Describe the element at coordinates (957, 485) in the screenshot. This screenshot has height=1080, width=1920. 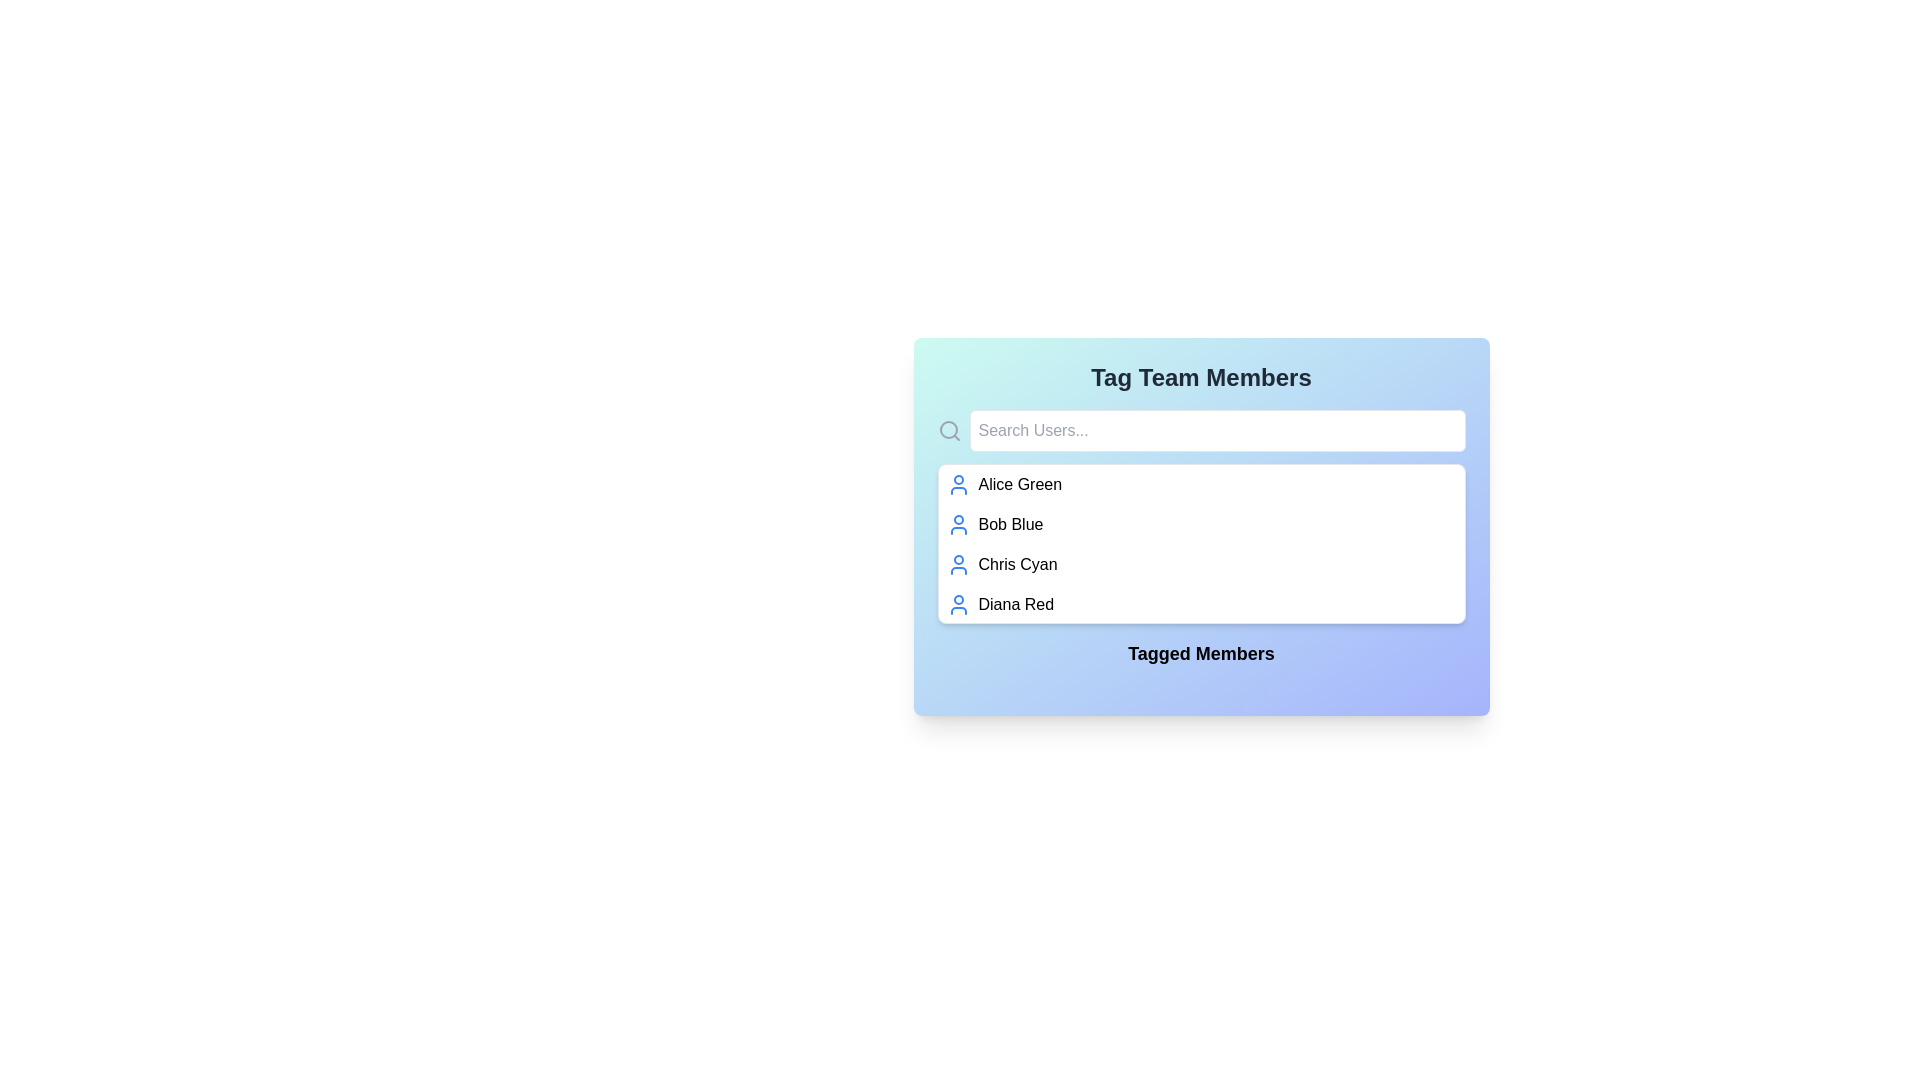
I see `the user avatar icon for 'Alice Green', which is a blue circular head and shoulders outline located on the left side of the user listing` at that location.